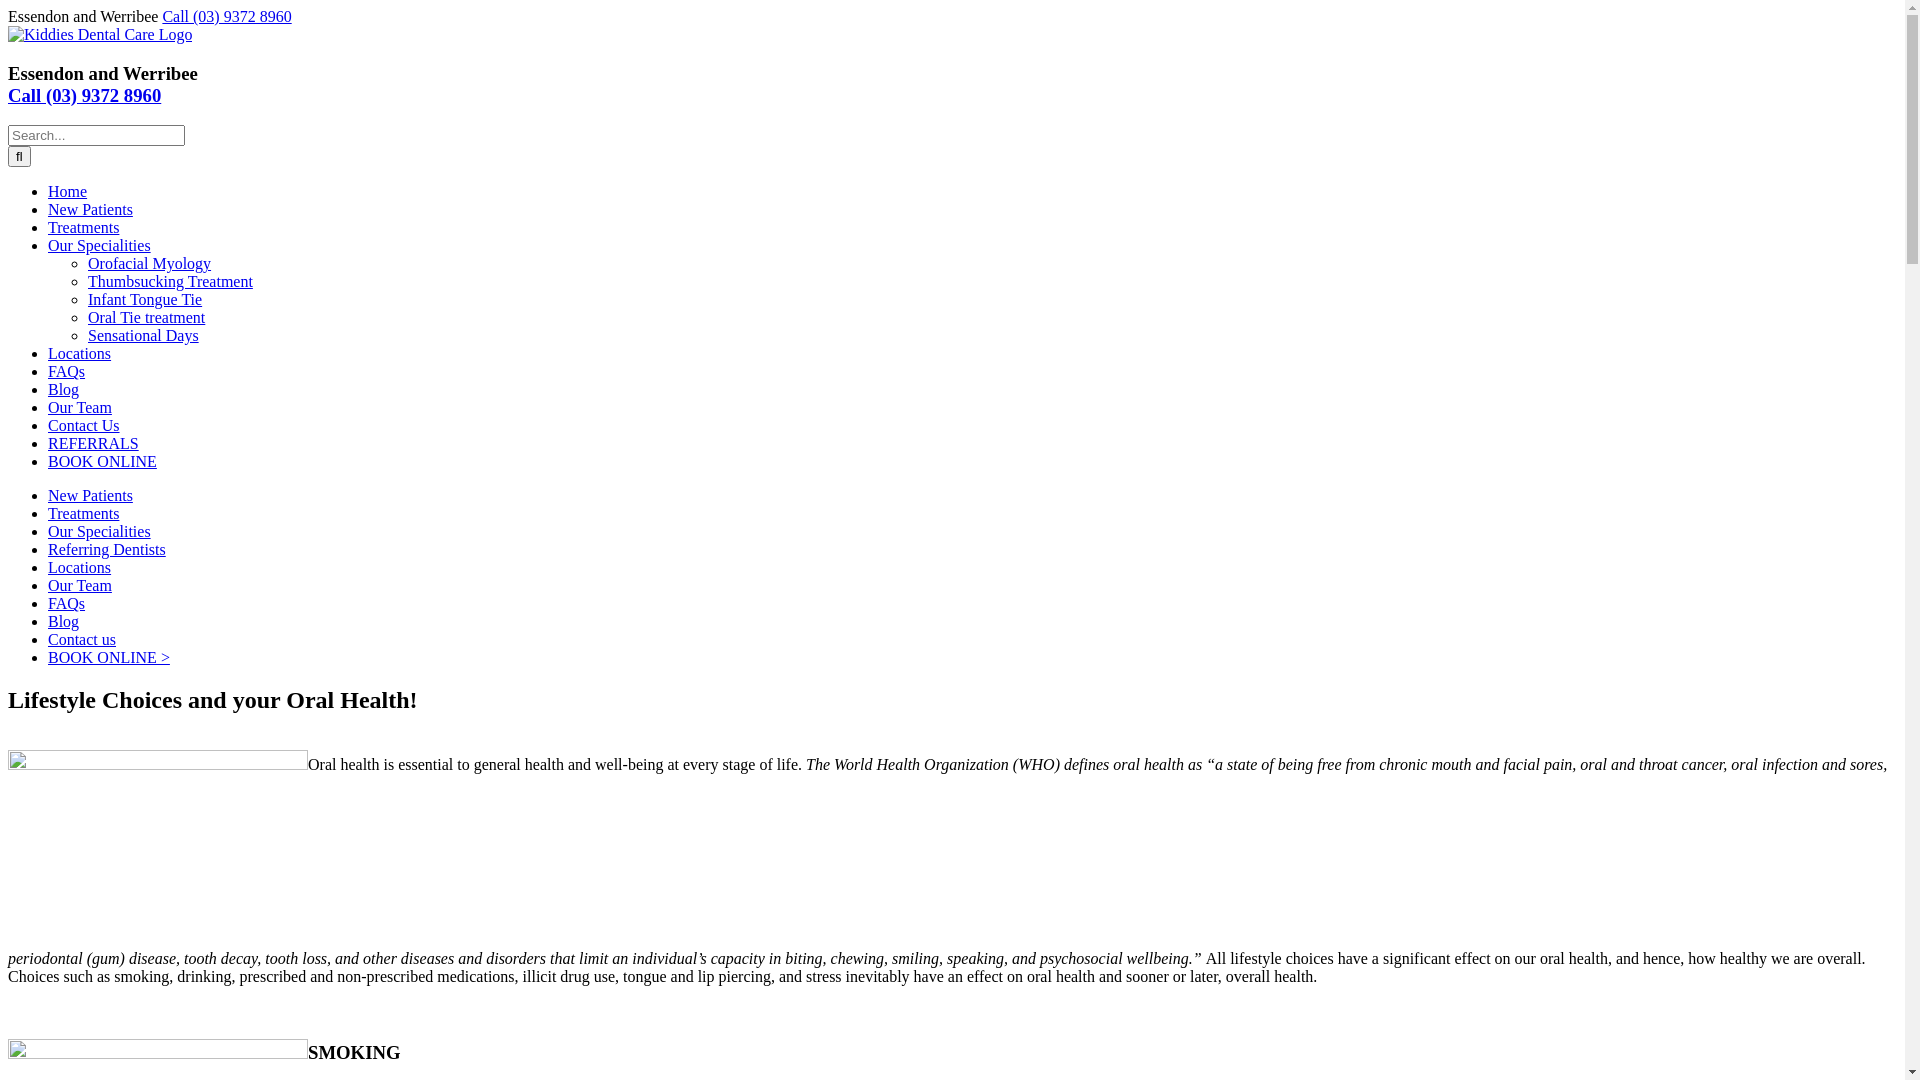  What do you see at coordinates (66, 602) in the screenshot?
I see `'FAQs'` at bounding box center [66, 602].